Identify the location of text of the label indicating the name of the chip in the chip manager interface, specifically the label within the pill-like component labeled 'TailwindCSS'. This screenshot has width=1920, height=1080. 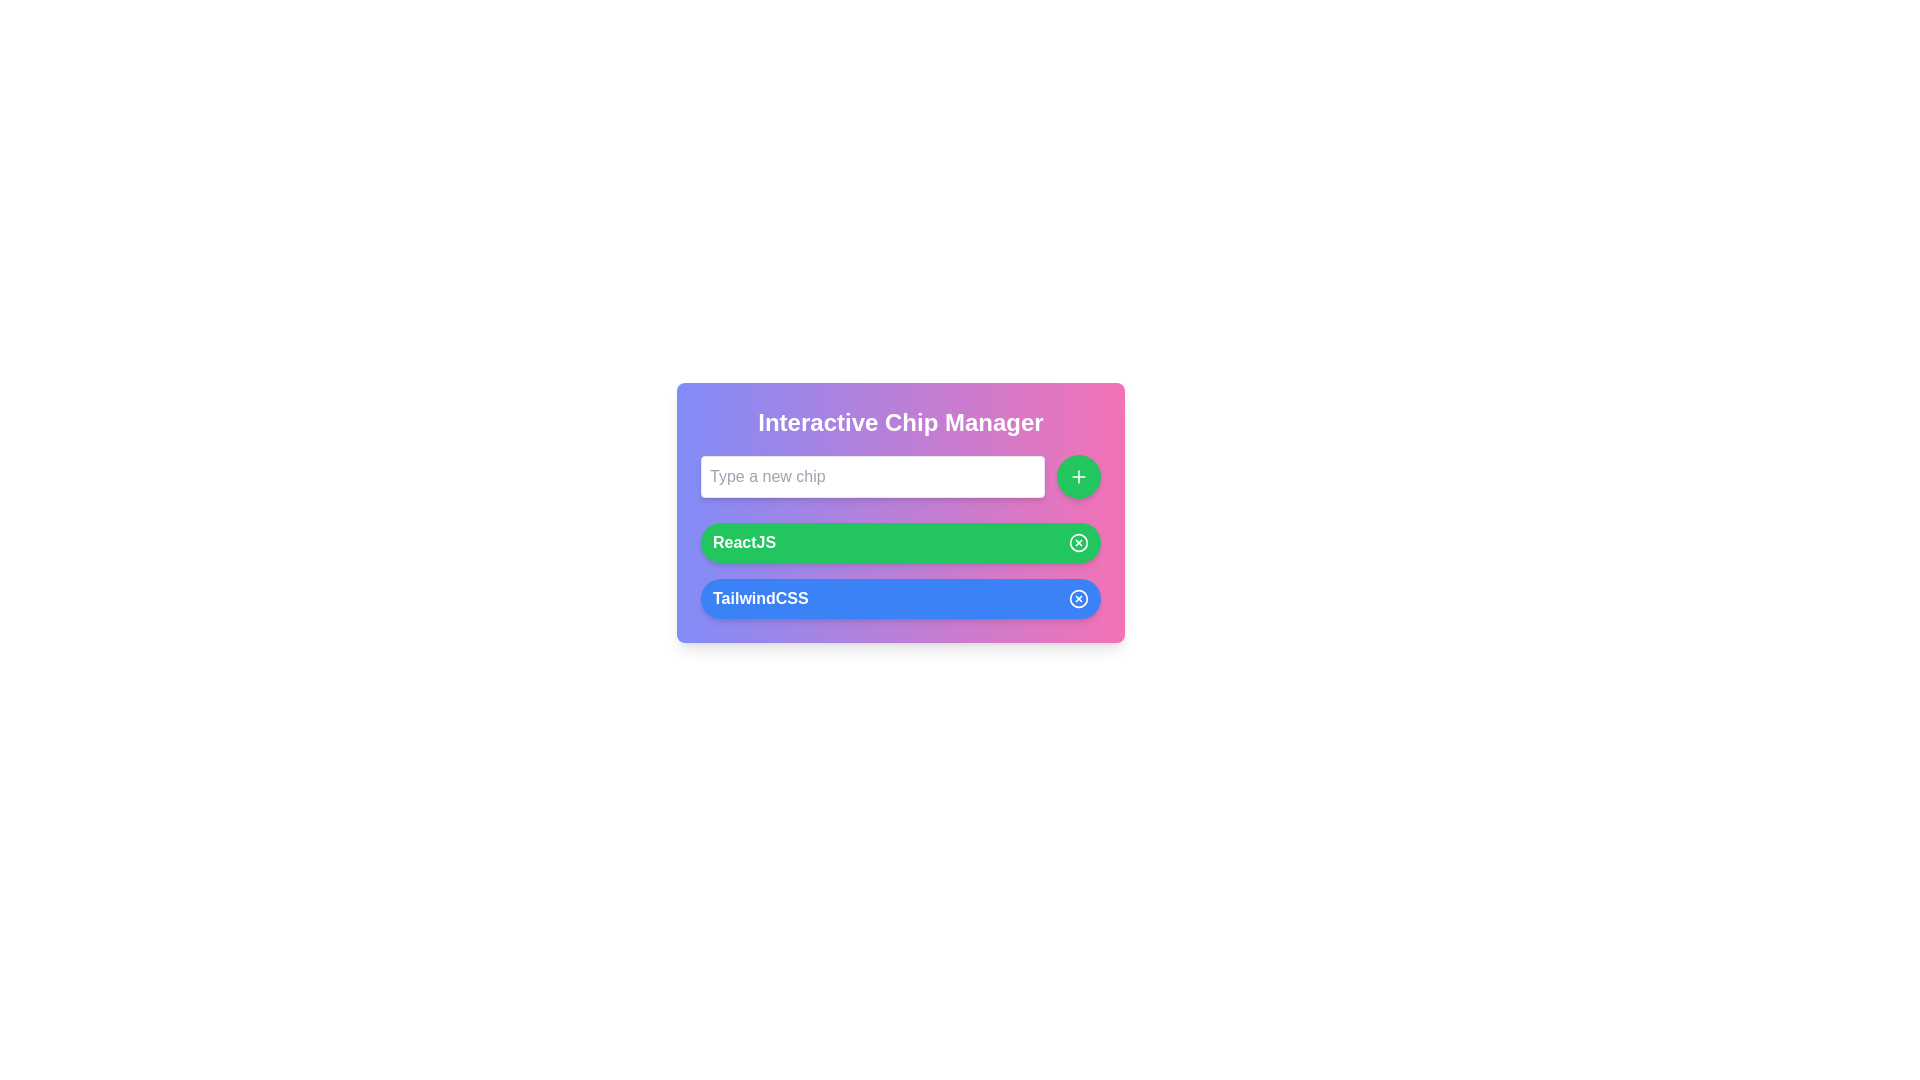
(759, 597).